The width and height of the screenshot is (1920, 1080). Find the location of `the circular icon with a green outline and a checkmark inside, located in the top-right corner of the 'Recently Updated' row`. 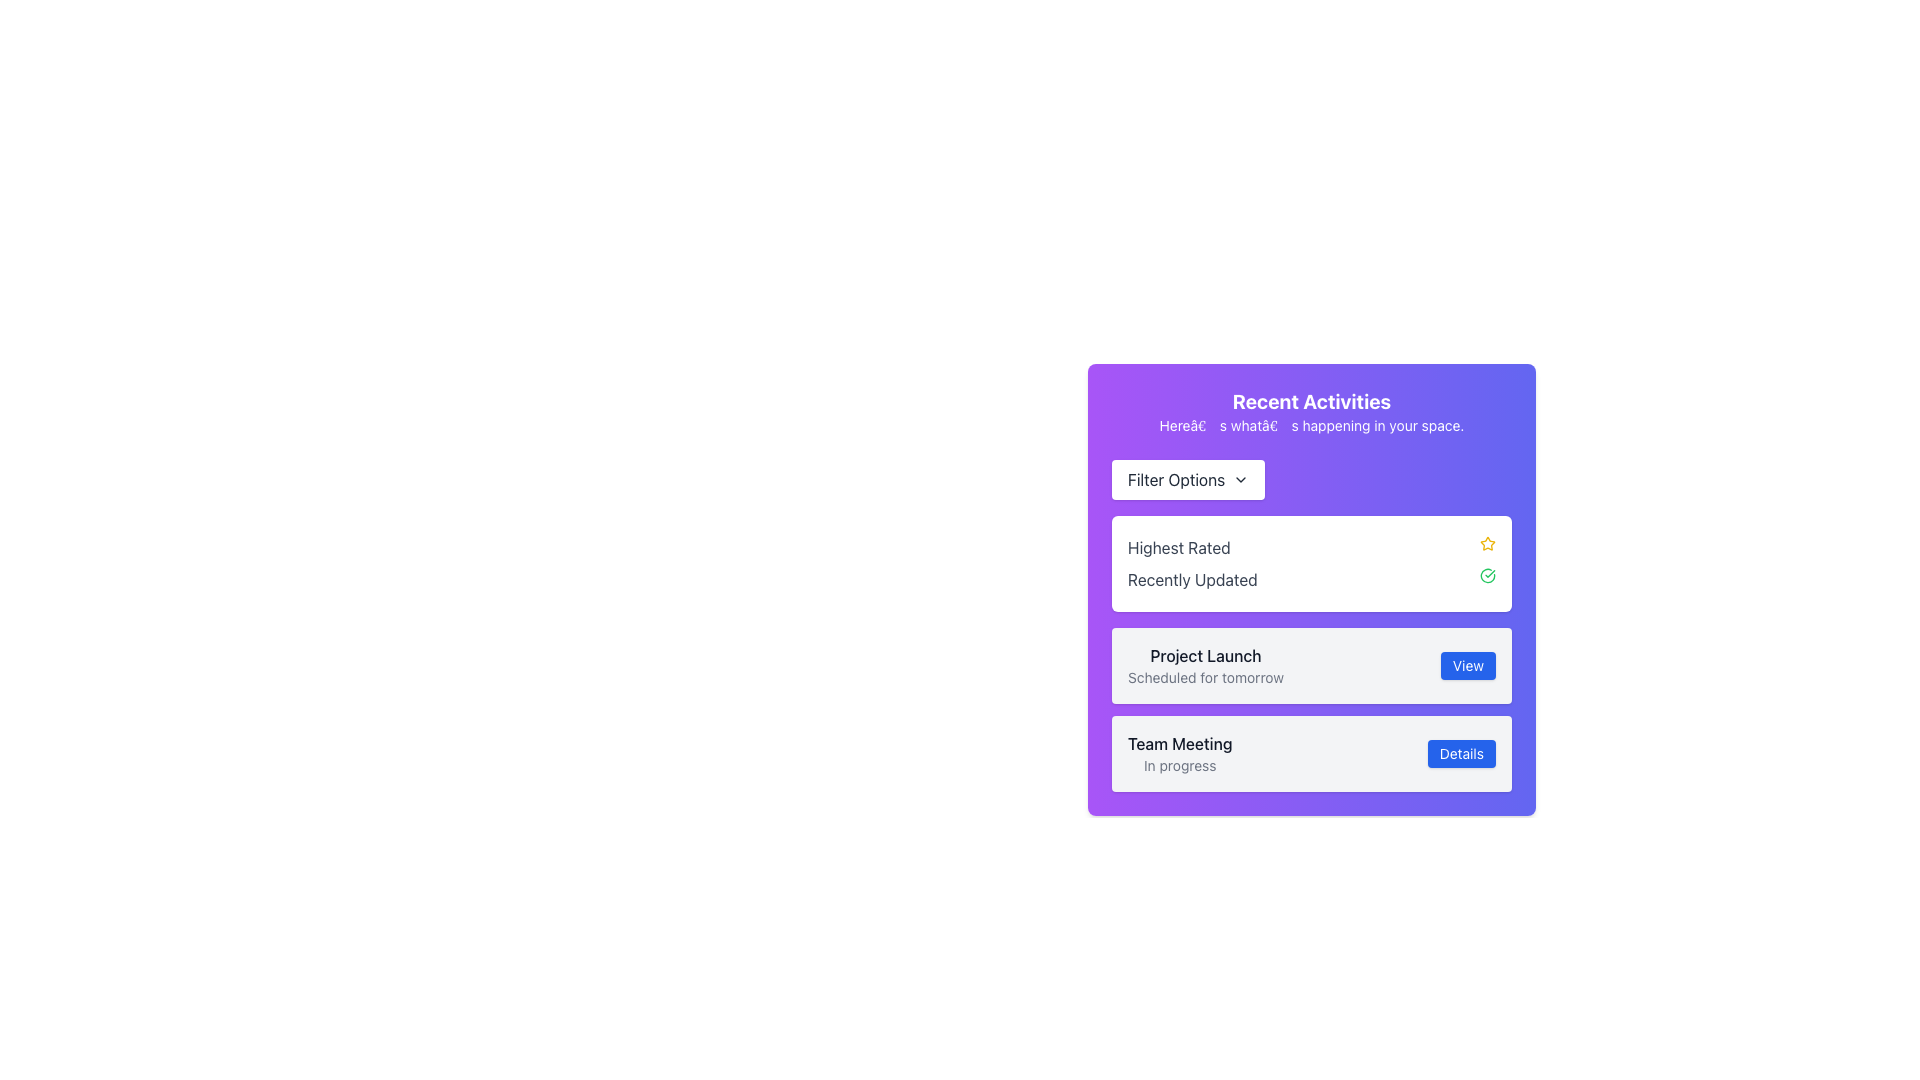

the circular icon with a green outline and a checkmark inside, located in the top-right corner of the 'Recently Updated' row is located at coordinates (1488, 575).